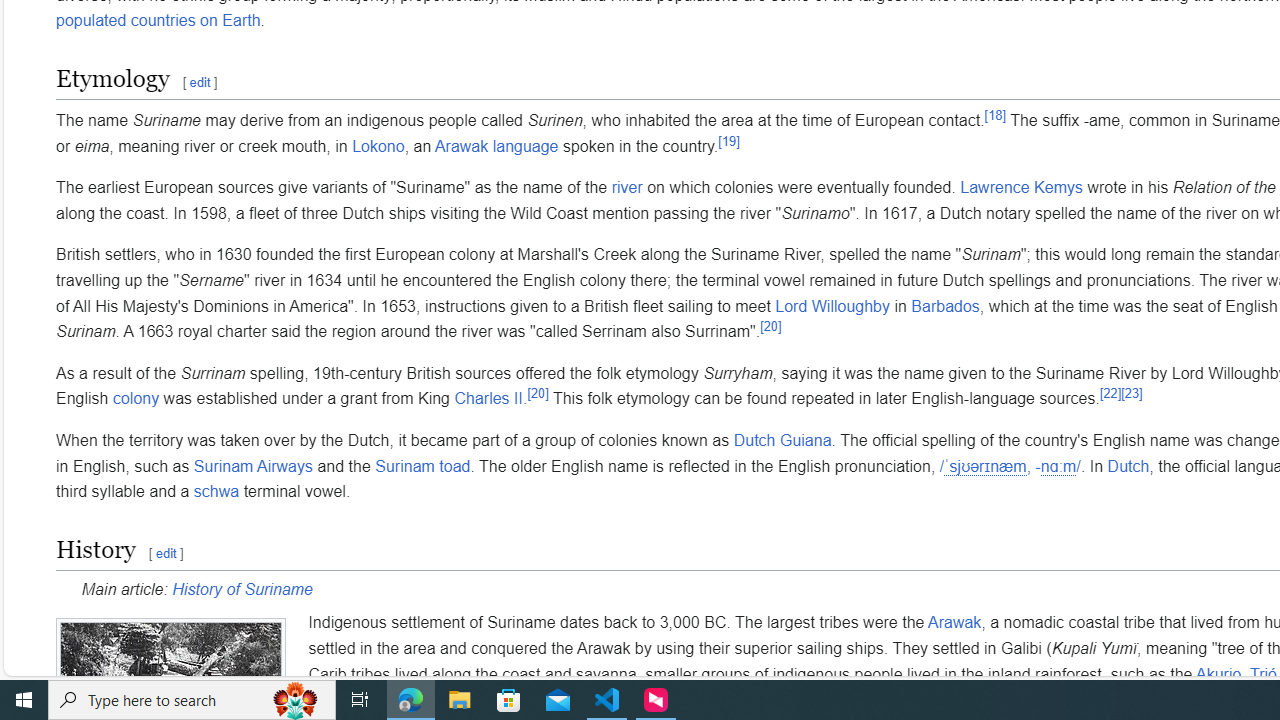 This screenshot has height=720, width=1280. Describe the element at coordinates (252, 466) in the screenshot. I see `'Surinam Airways'` at that location.